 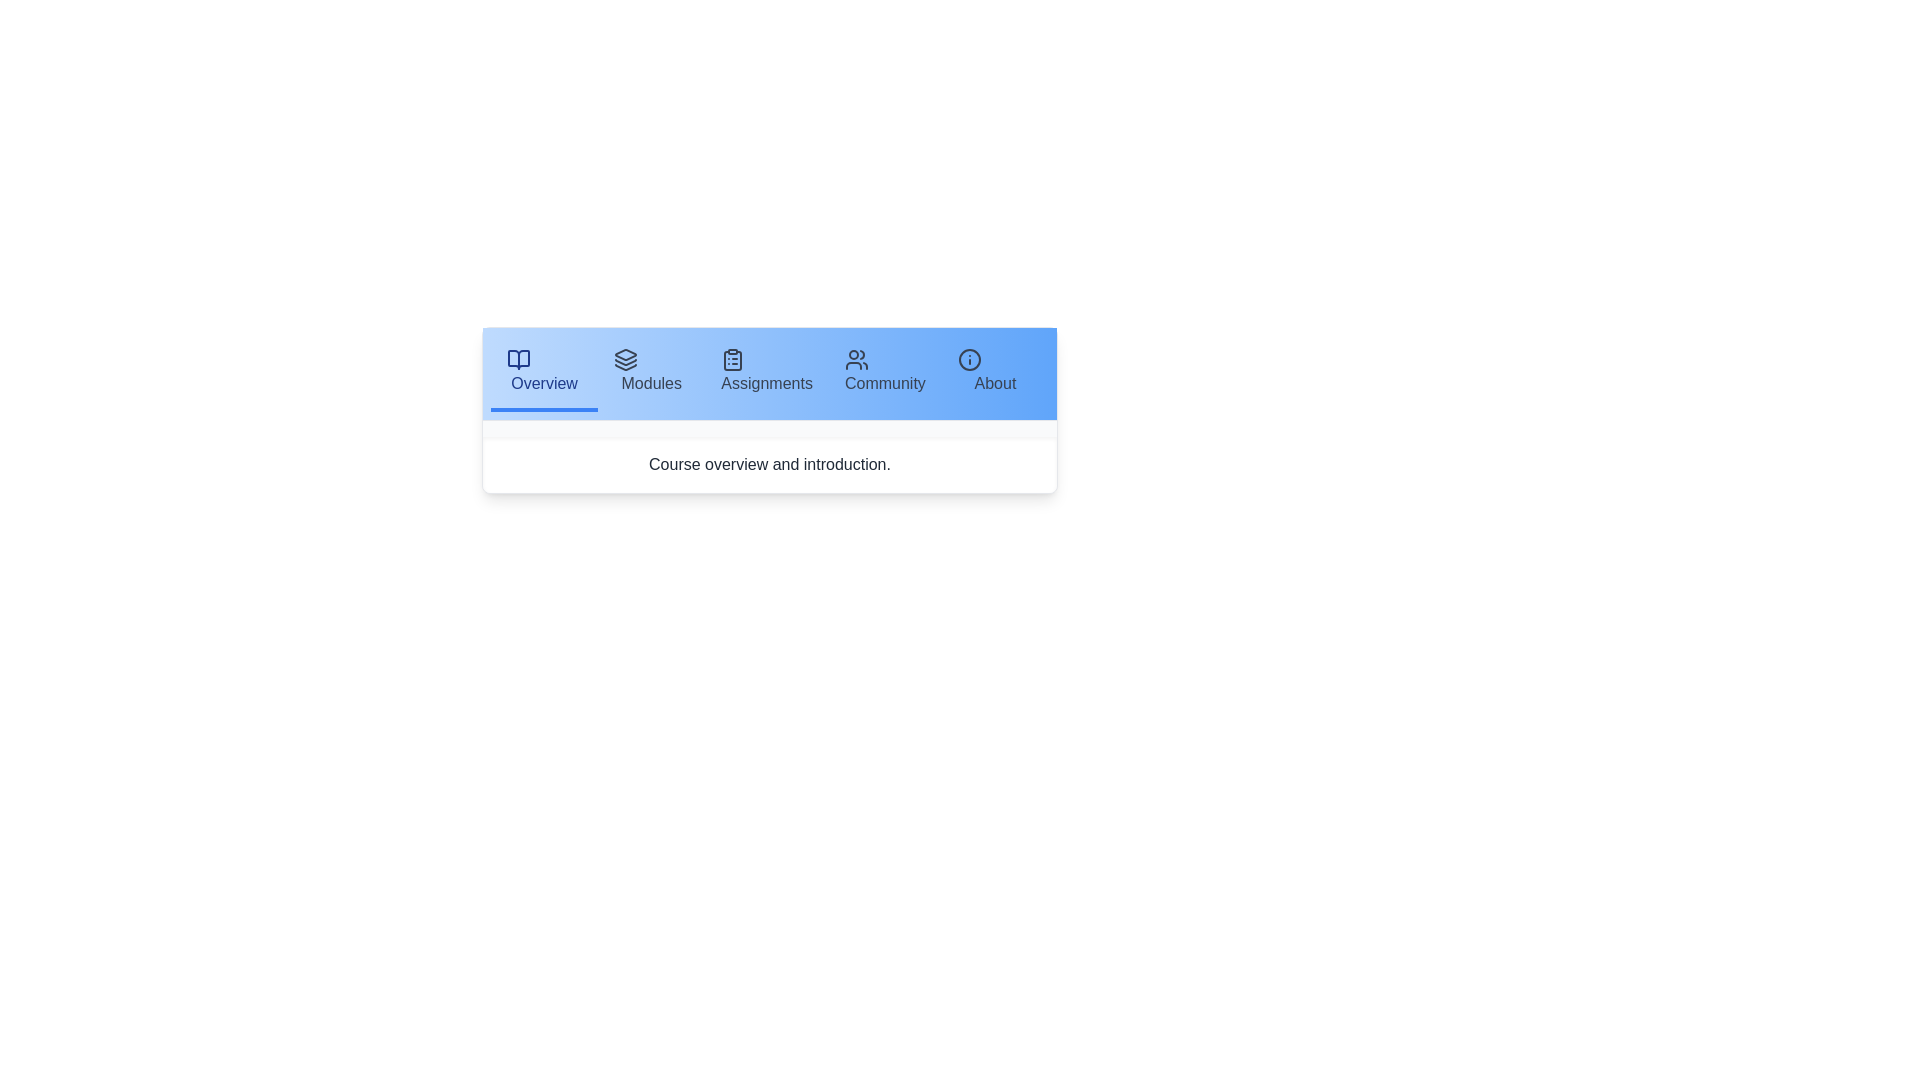 I want to click on the central circular Graphical SVG element in the 'About' section of the interface, so click(x=969, y=358).